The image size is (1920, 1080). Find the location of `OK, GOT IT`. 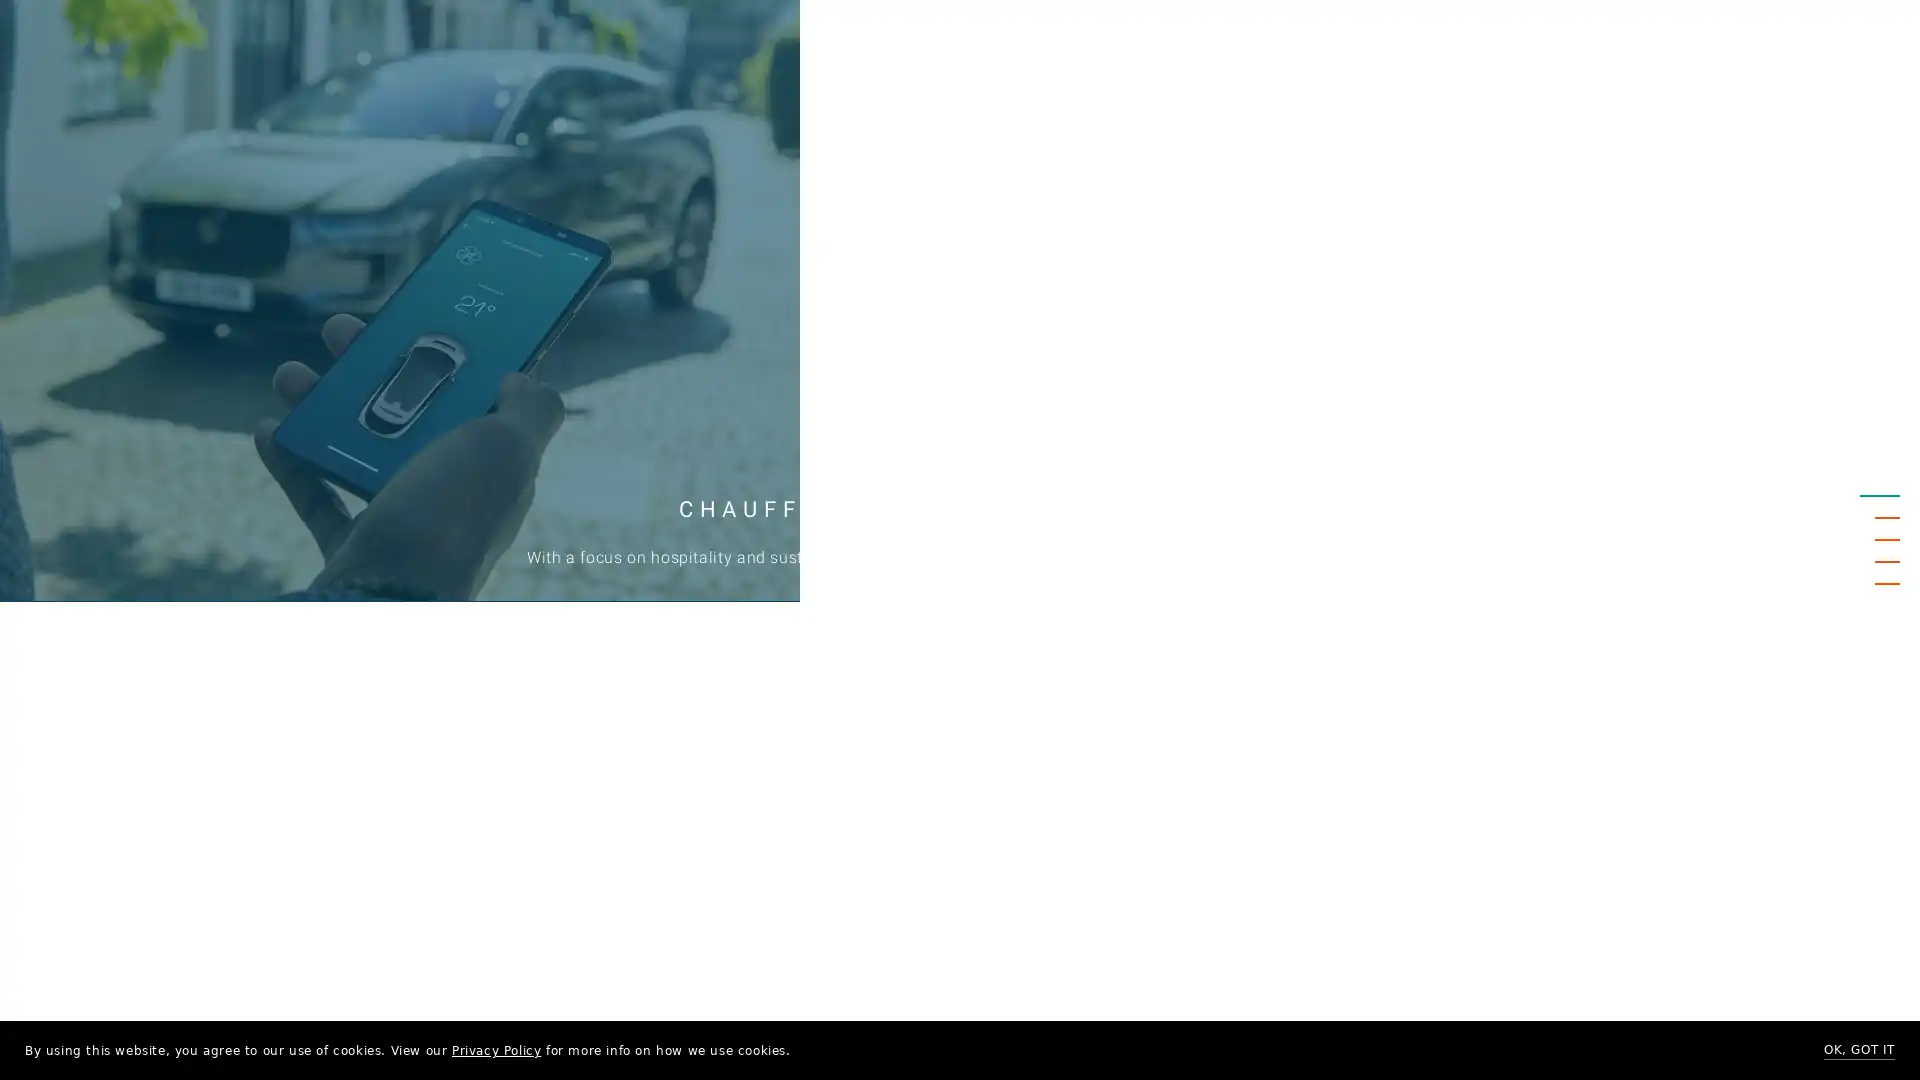

OK, GOT IT is located at coordinates (1858, 1049).